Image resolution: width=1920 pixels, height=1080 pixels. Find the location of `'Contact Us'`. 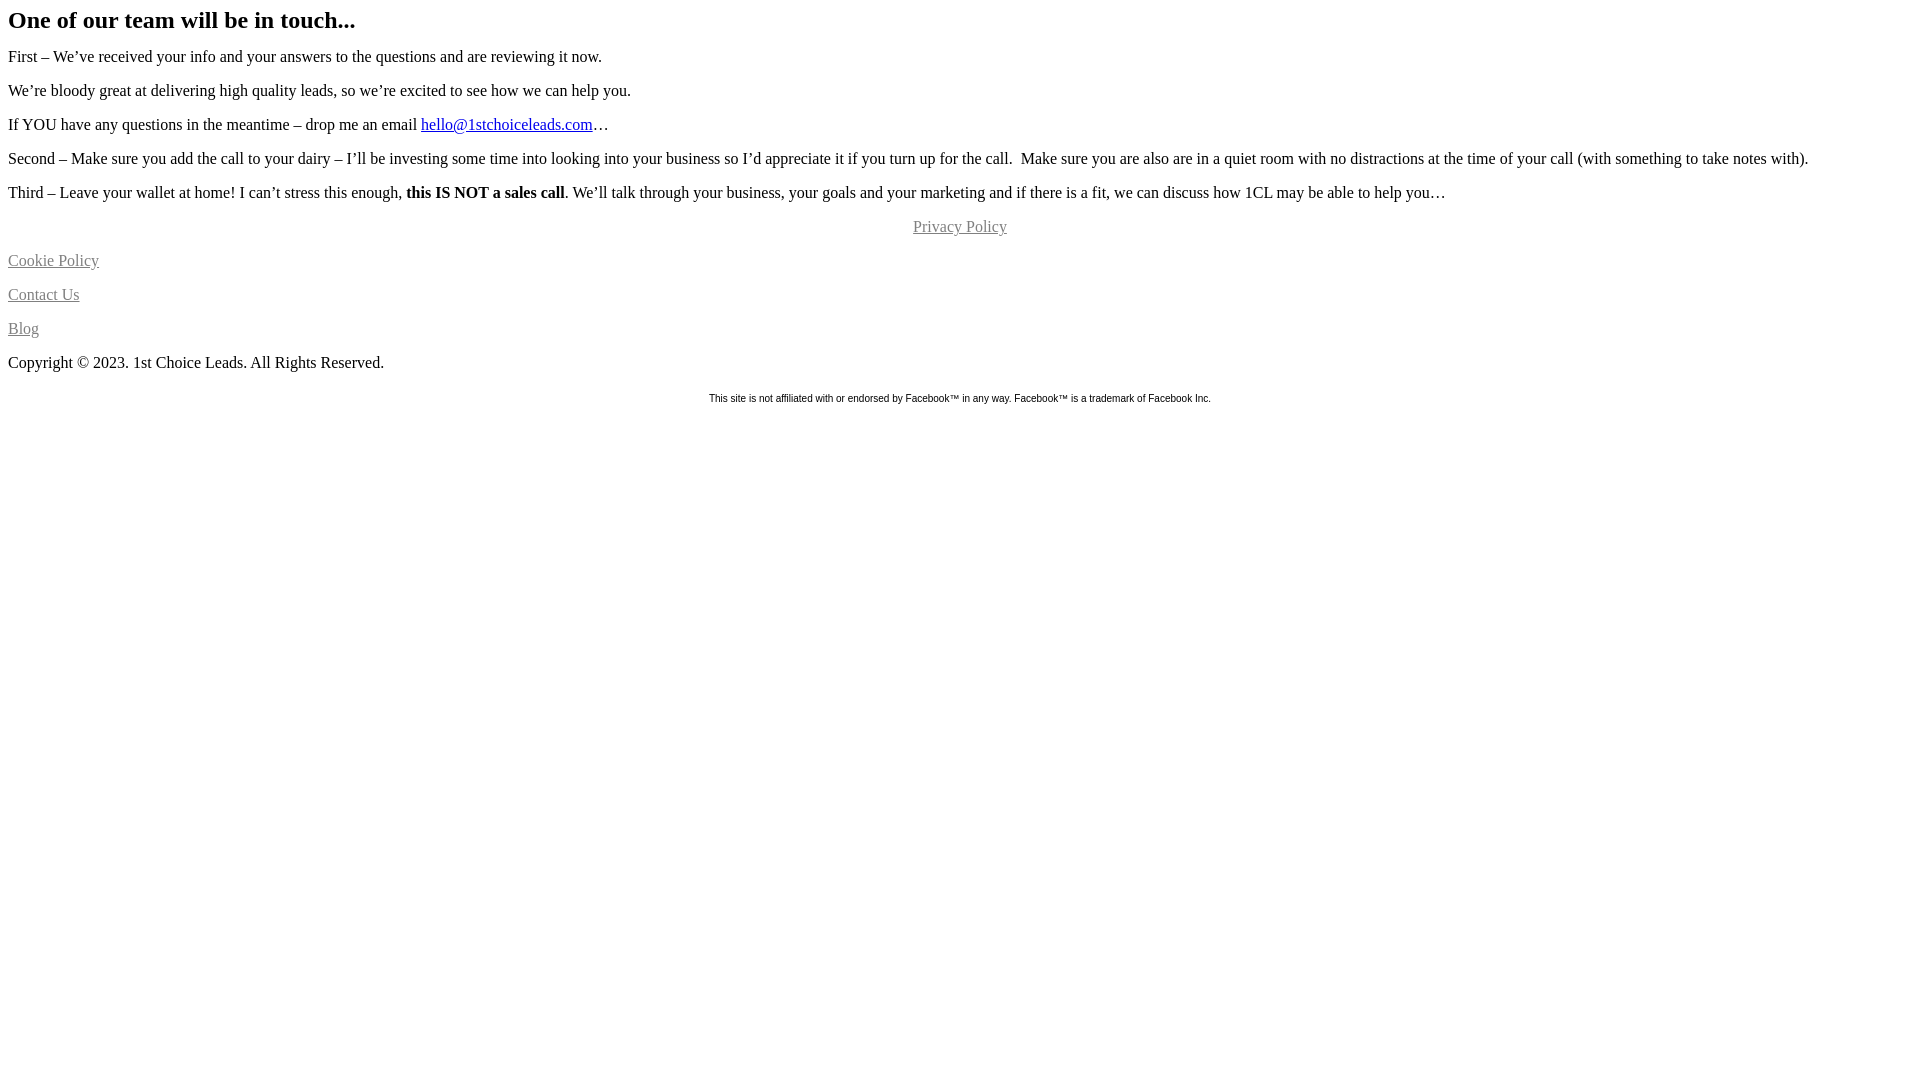

'Contact Us' is located at coordinates (43, 294).